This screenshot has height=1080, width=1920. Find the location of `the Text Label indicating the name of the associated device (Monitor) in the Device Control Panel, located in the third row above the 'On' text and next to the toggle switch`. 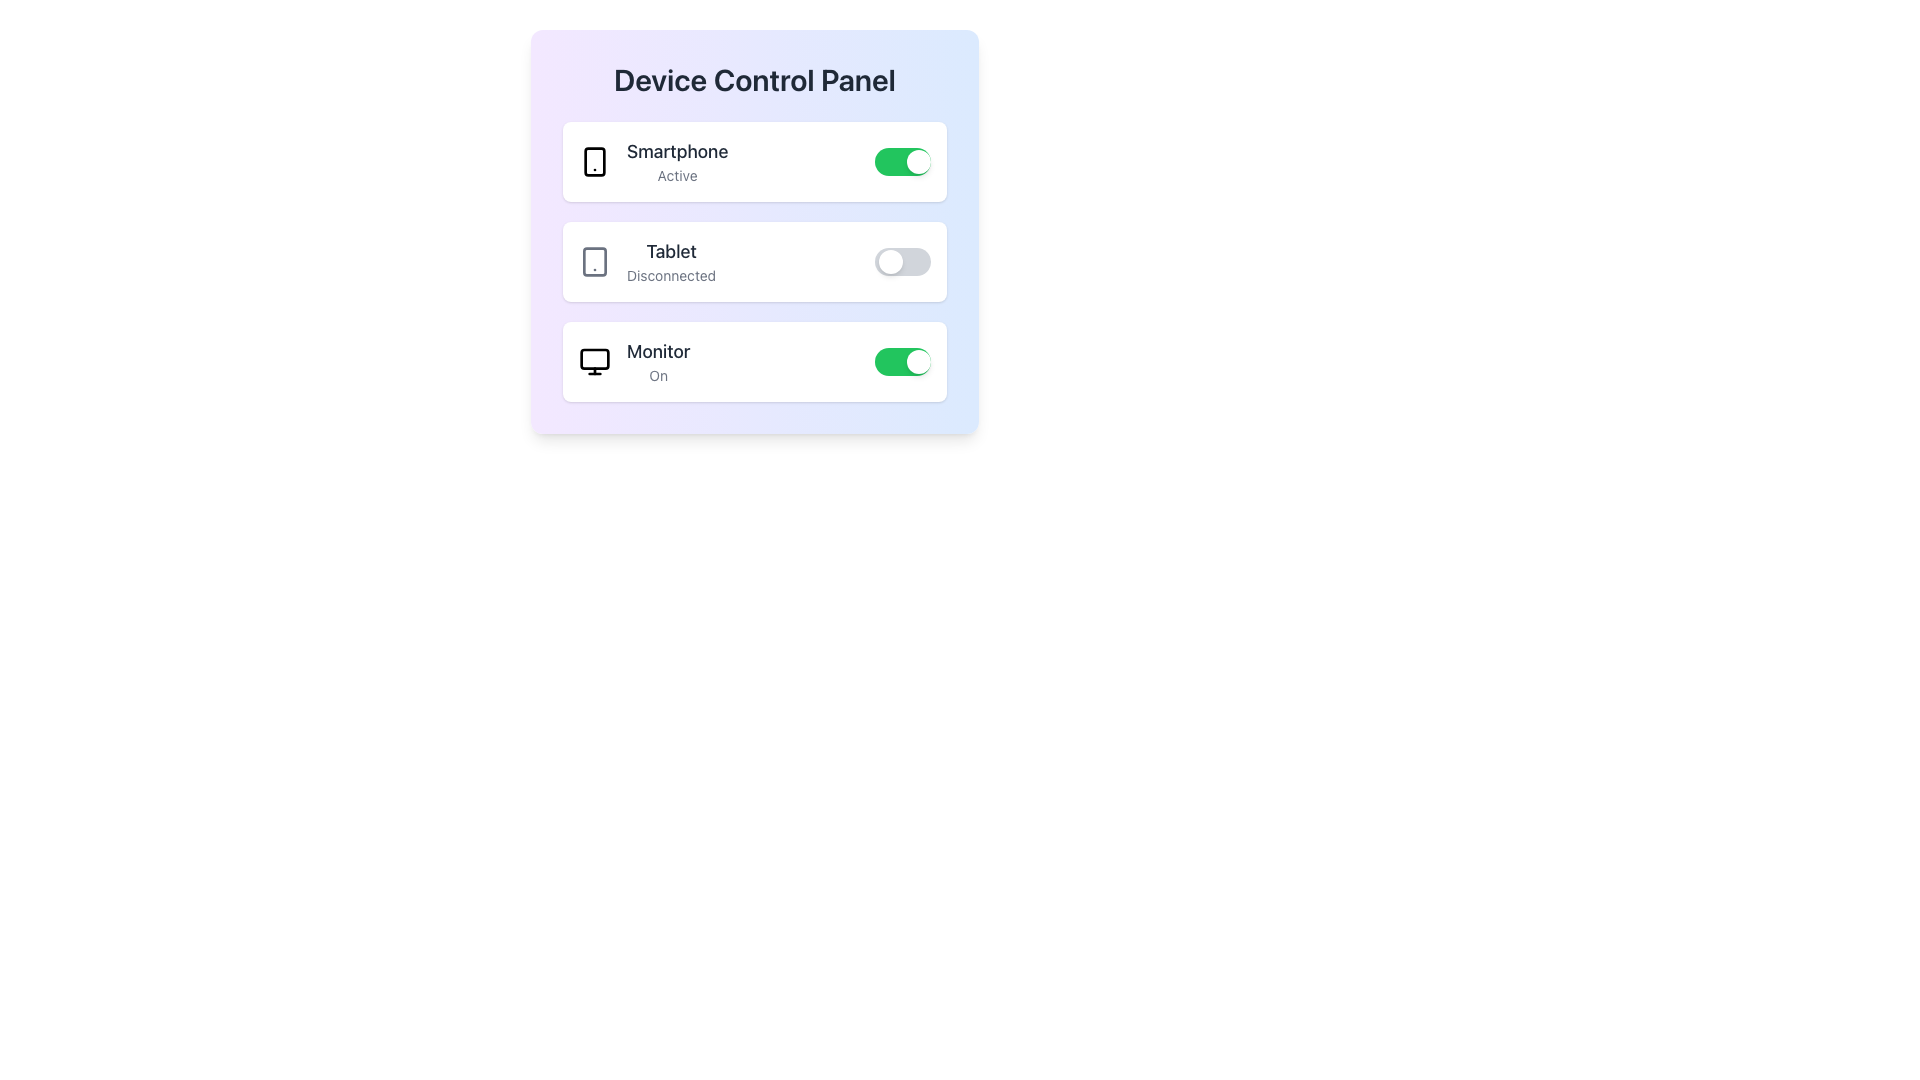

the Text Label indicating the name of the associated device (Monitor) in the Device Control Panel, located in the third row above the 'On' text and next to the toggle switch is located at coordinates (658, 350).